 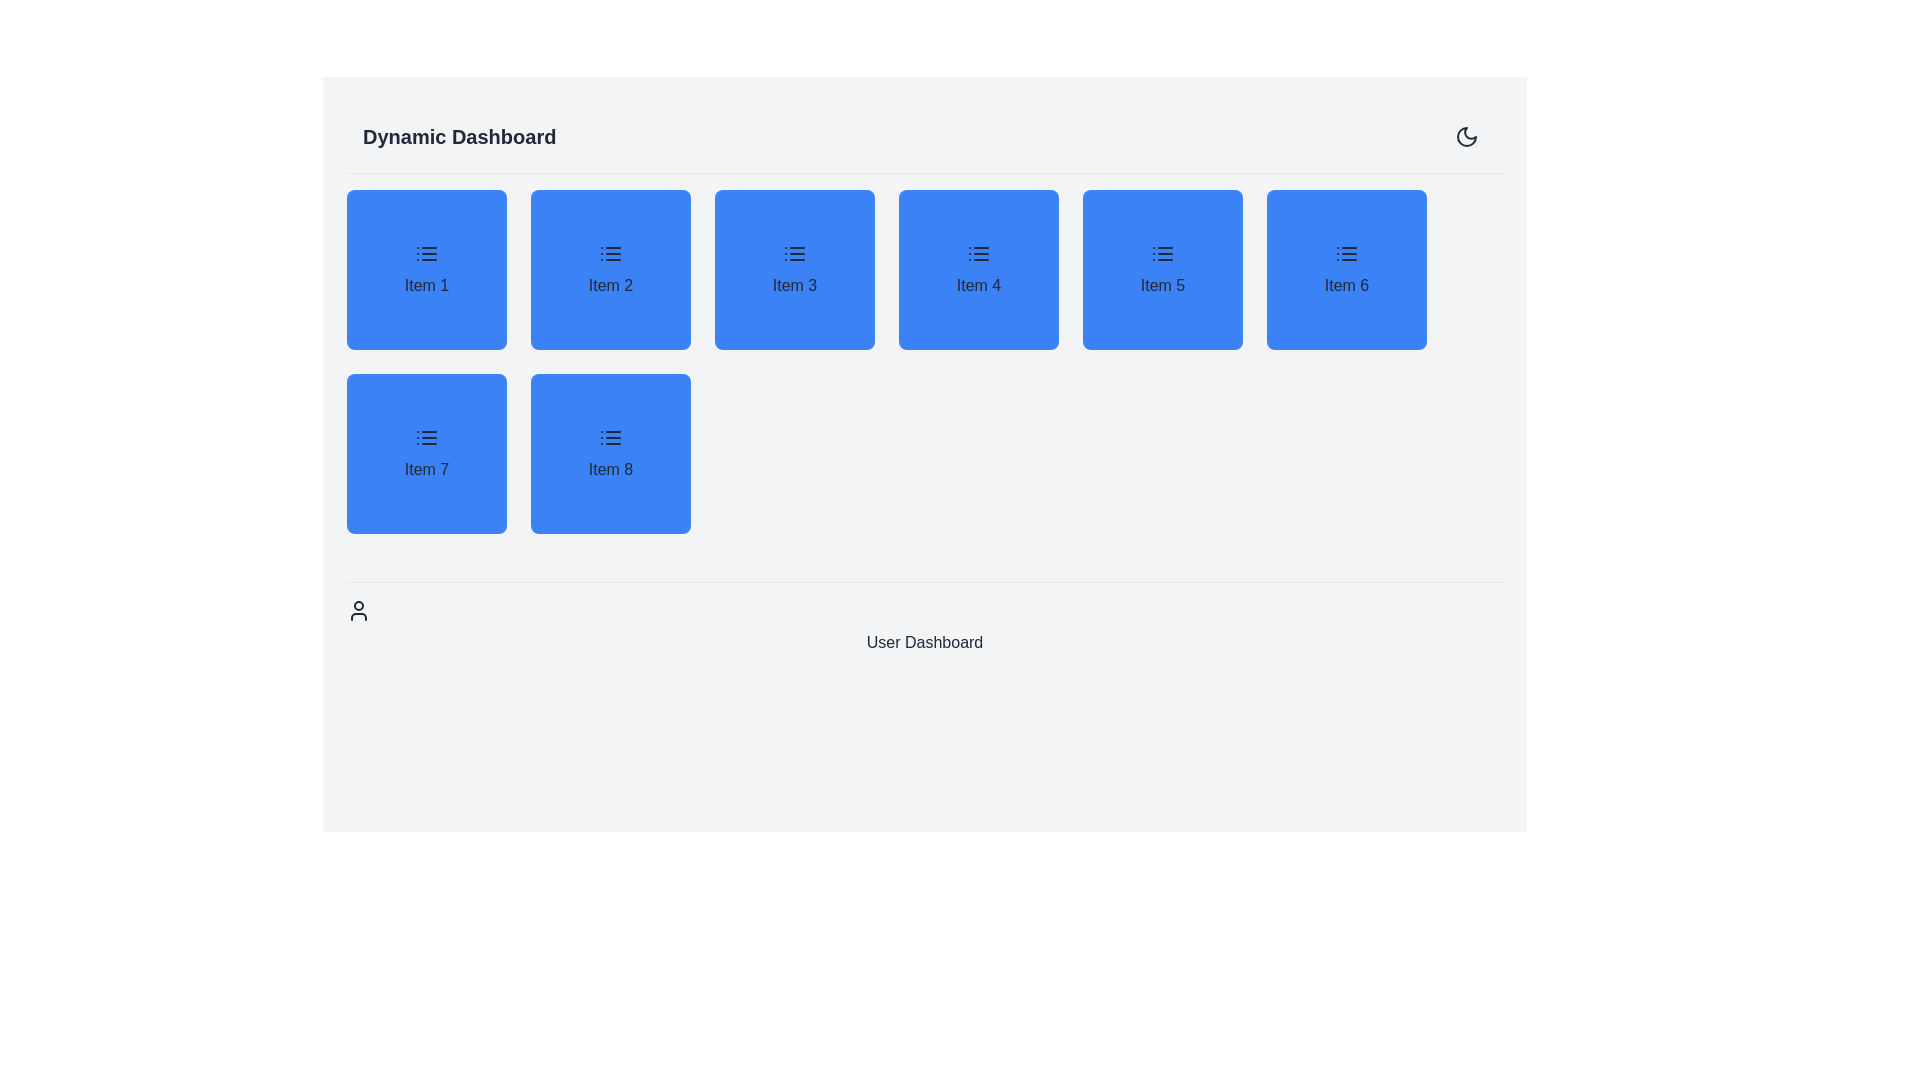 I want to click on the text element displaying 'Item 8', so click(x=609, y=470).